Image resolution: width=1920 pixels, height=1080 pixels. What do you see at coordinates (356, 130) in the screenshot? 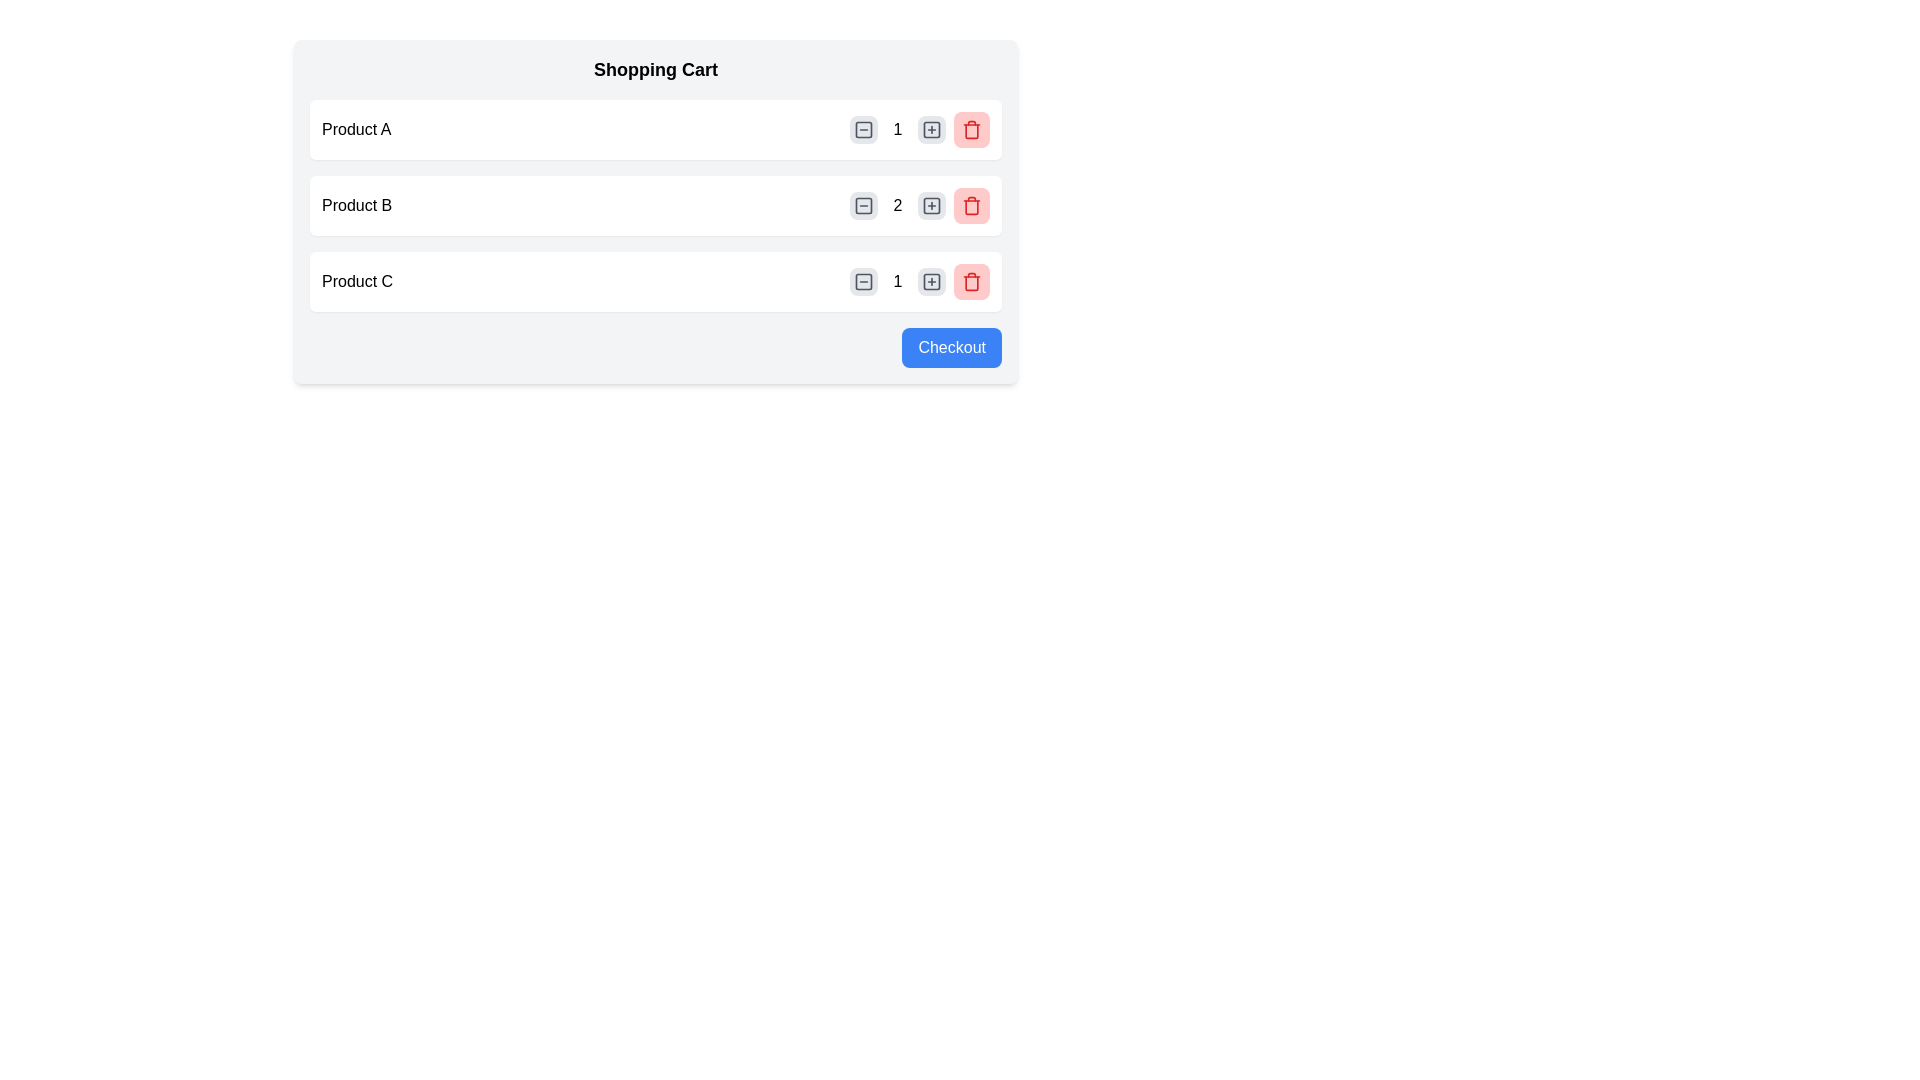
I see `the text label displaying 'Product A', which is the first label in a vertical list of products under the shopping cart heading` at bounding box center [356, 130].